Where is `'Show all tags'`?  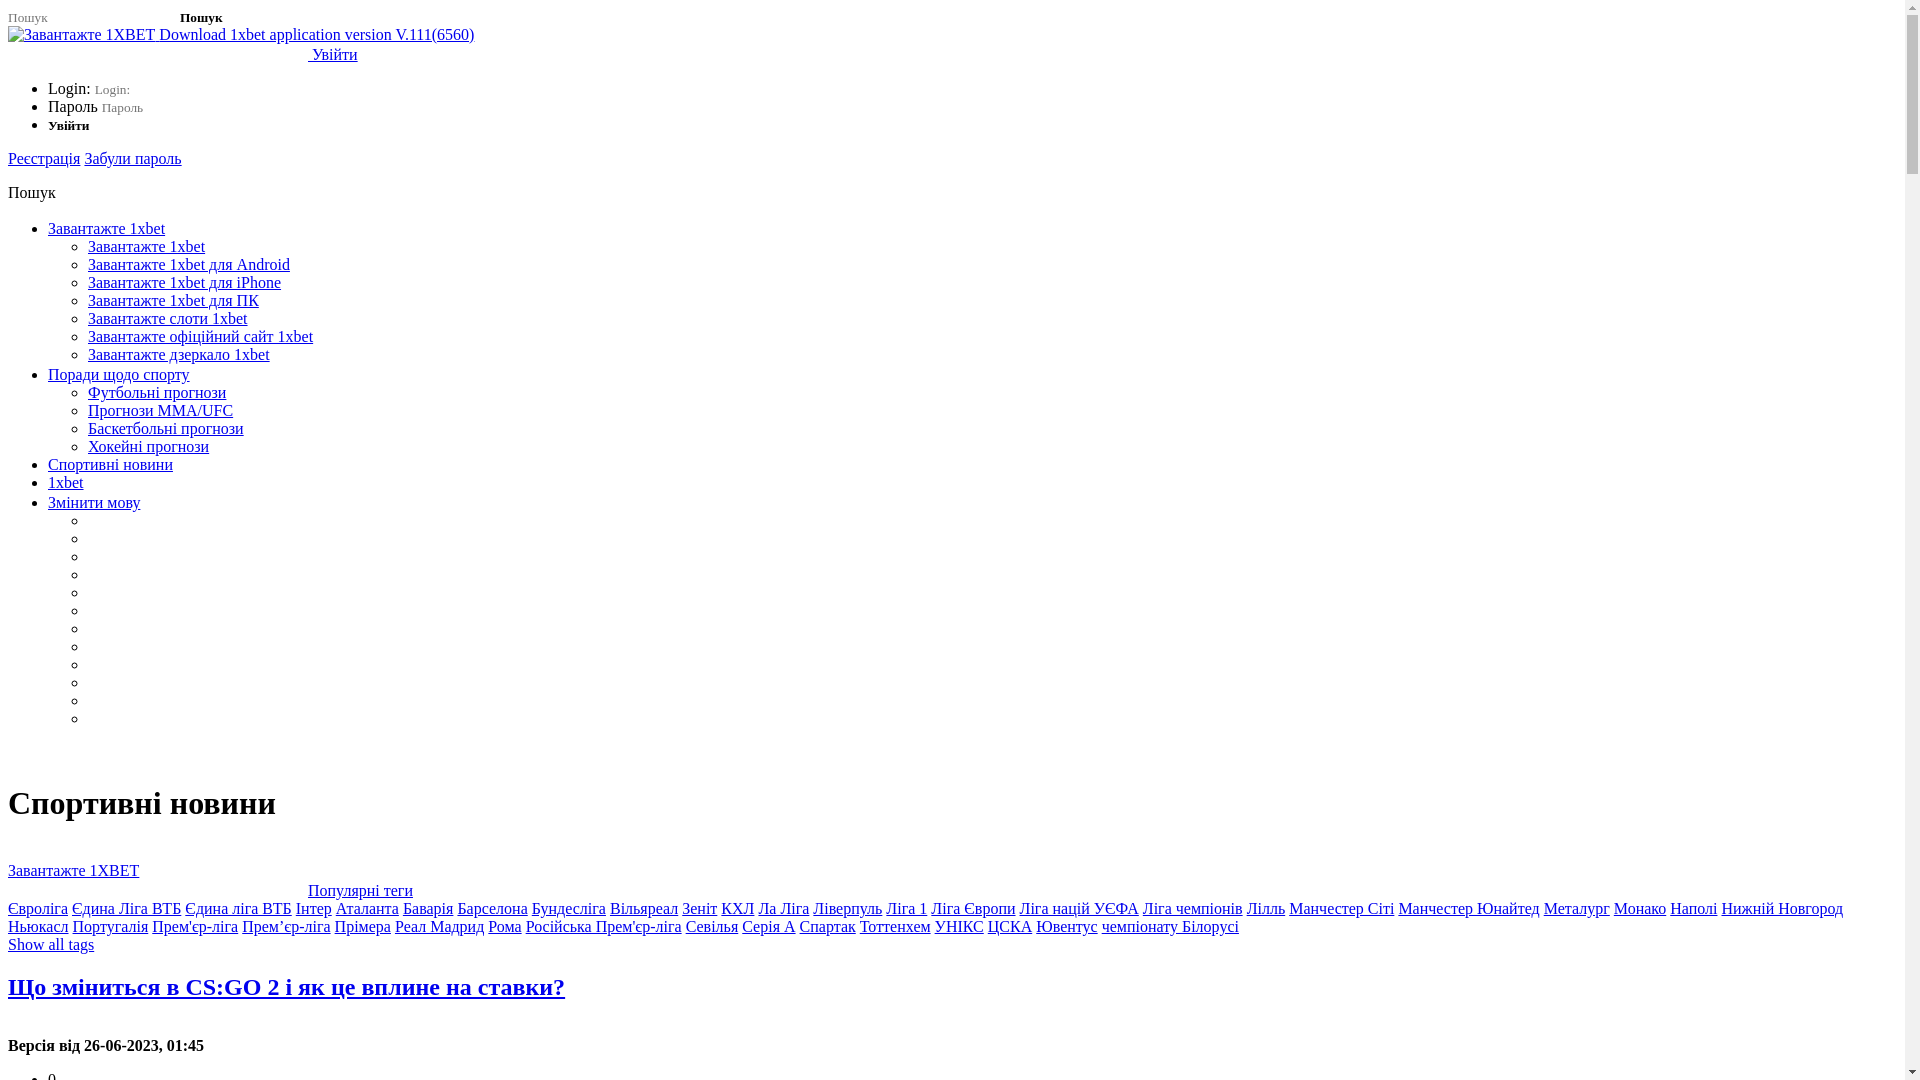 'Show all tags' is located at coordinates (8, 944).